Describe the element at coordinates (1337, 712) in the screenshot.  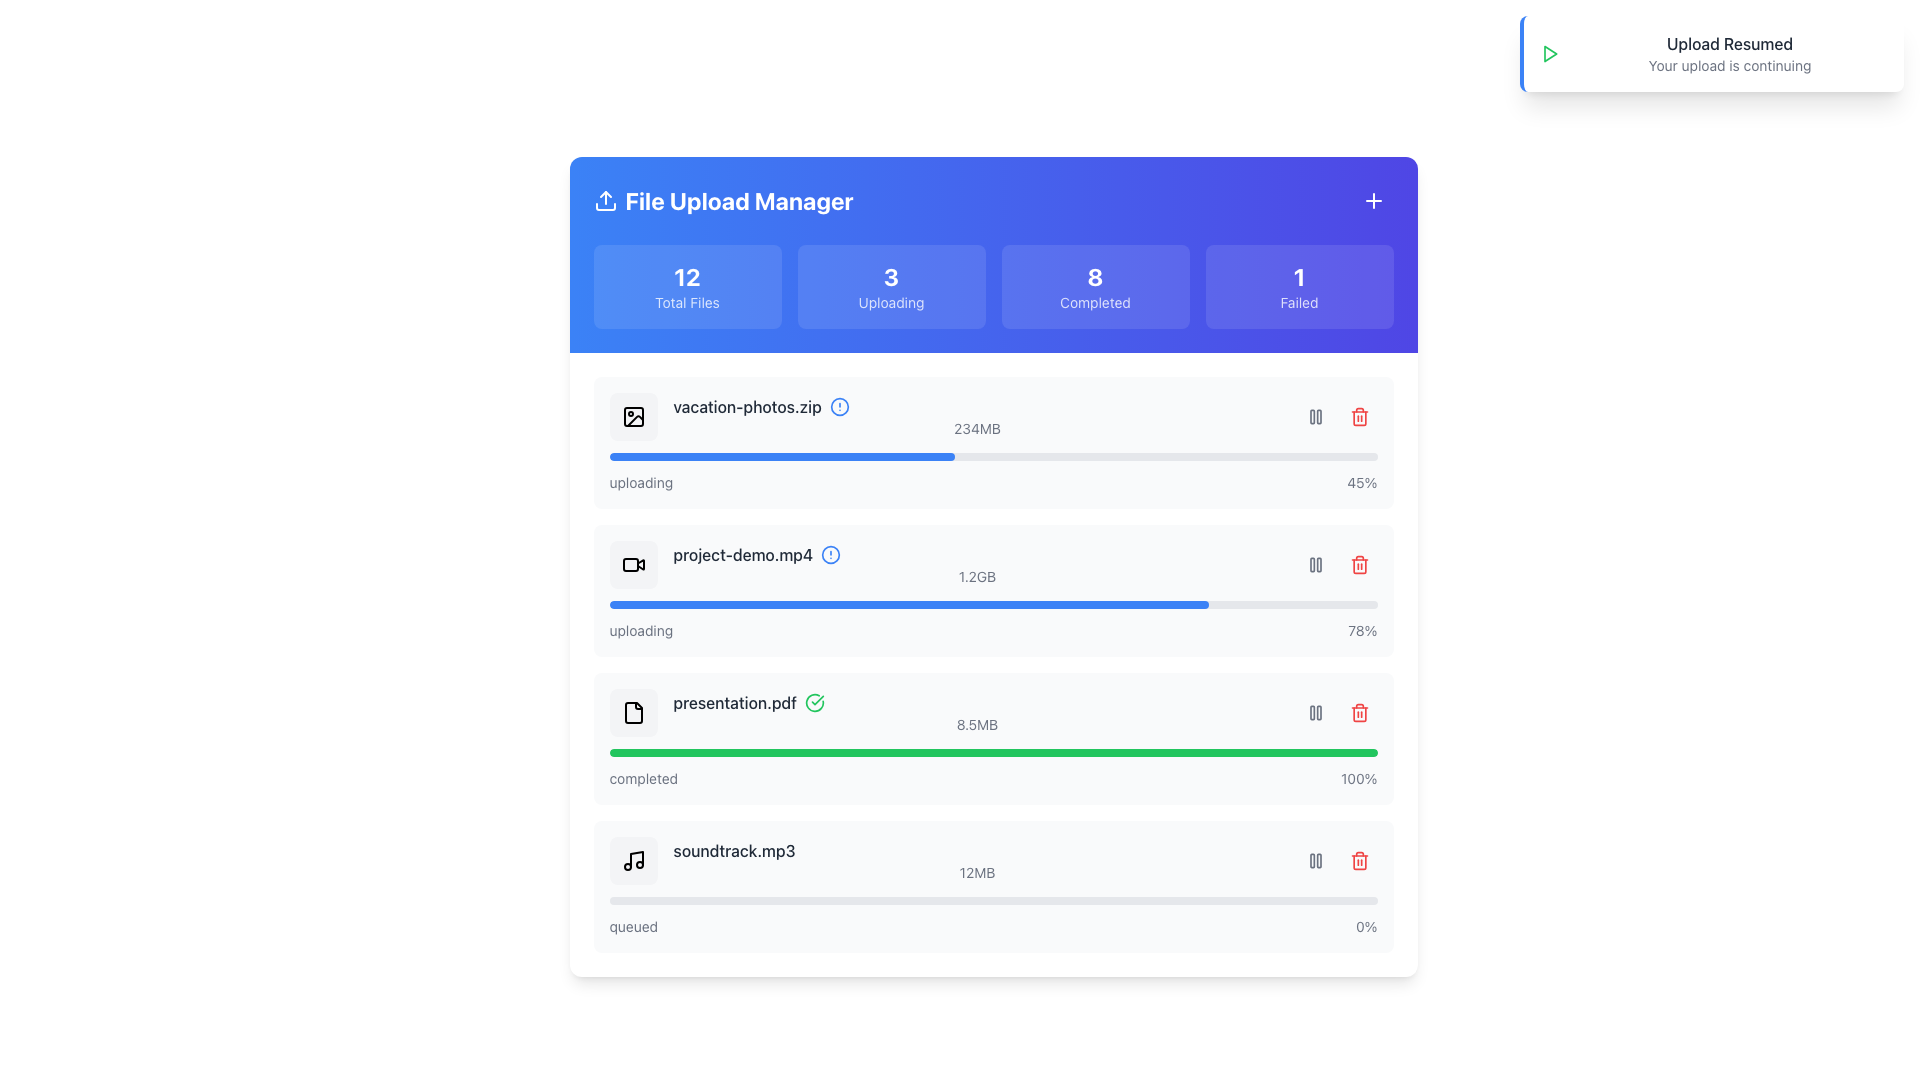
I see `the pause button on the control panel for the file 'presentation.pdf' to temporarily halt actions related to the file` at that location.